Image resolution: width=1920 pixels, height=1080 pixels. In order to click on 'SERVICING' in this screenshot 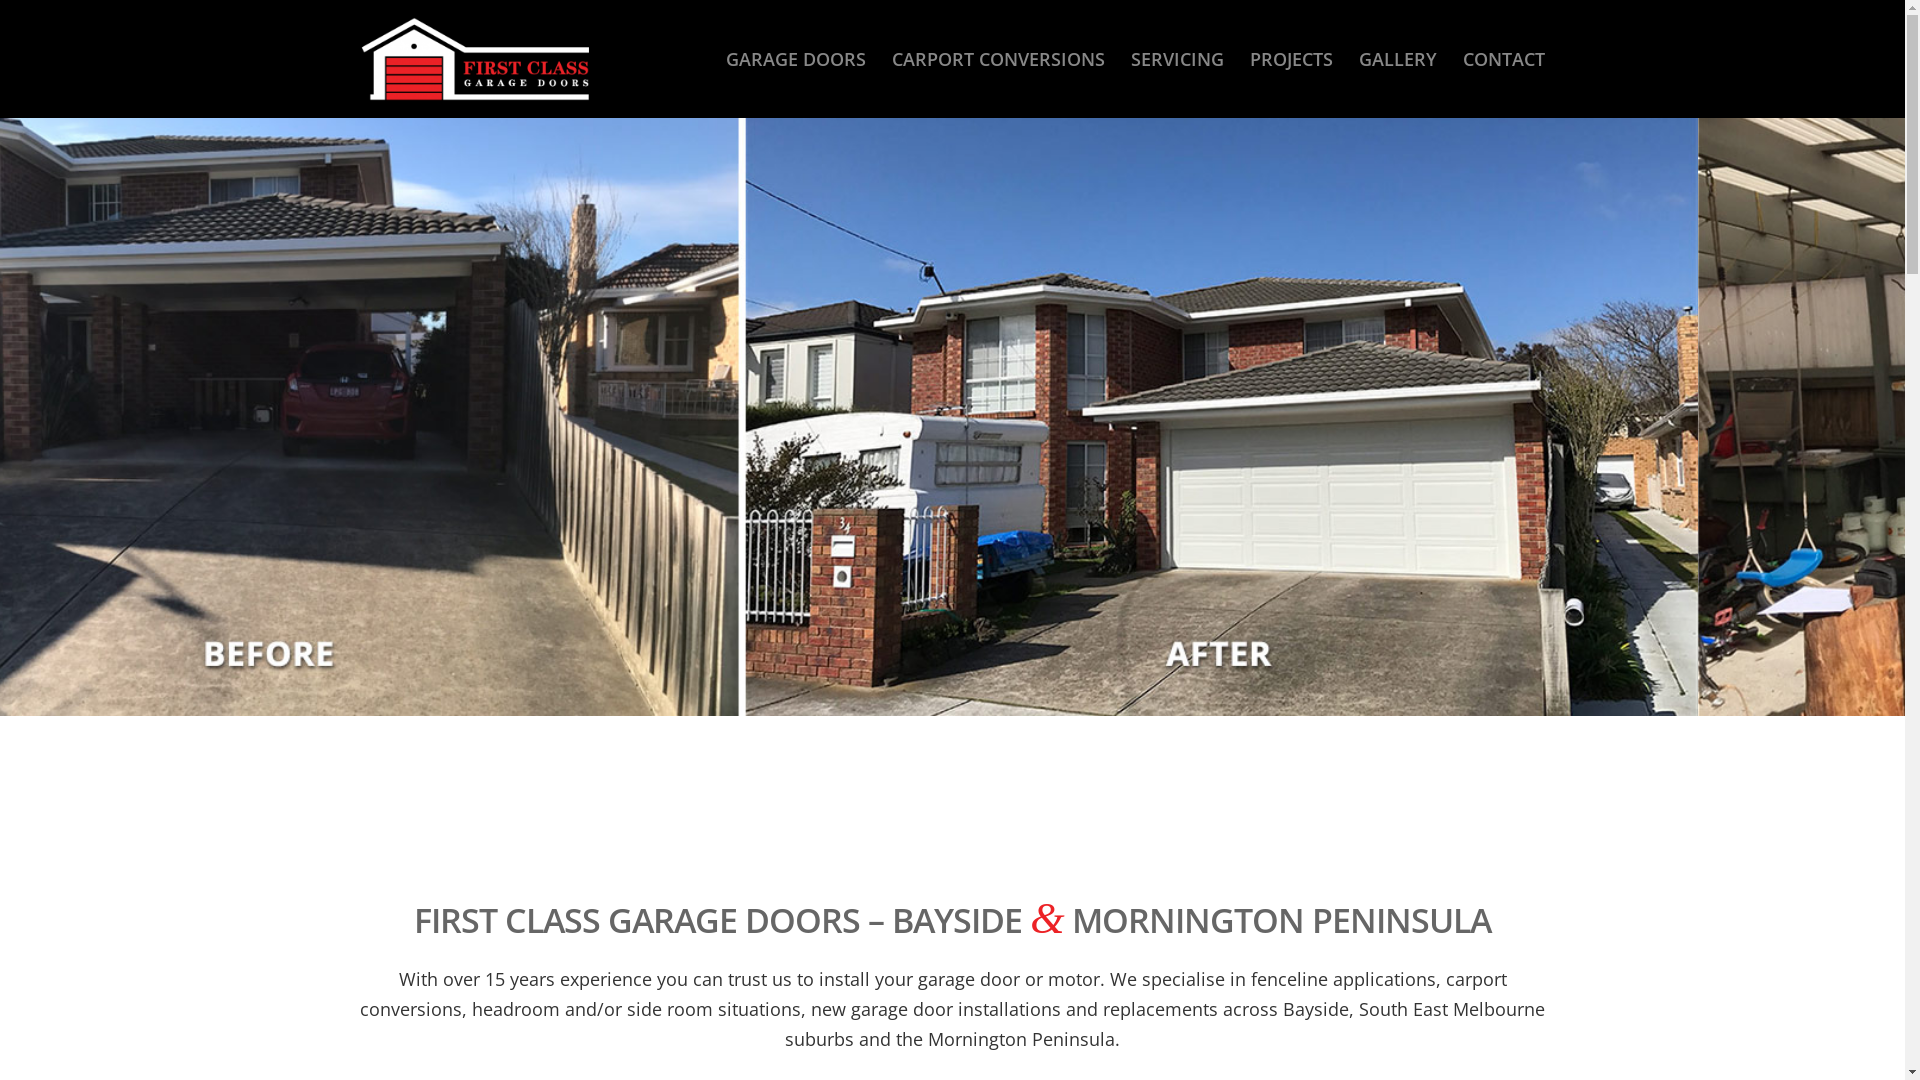, I will do `click(1177, 57)`.